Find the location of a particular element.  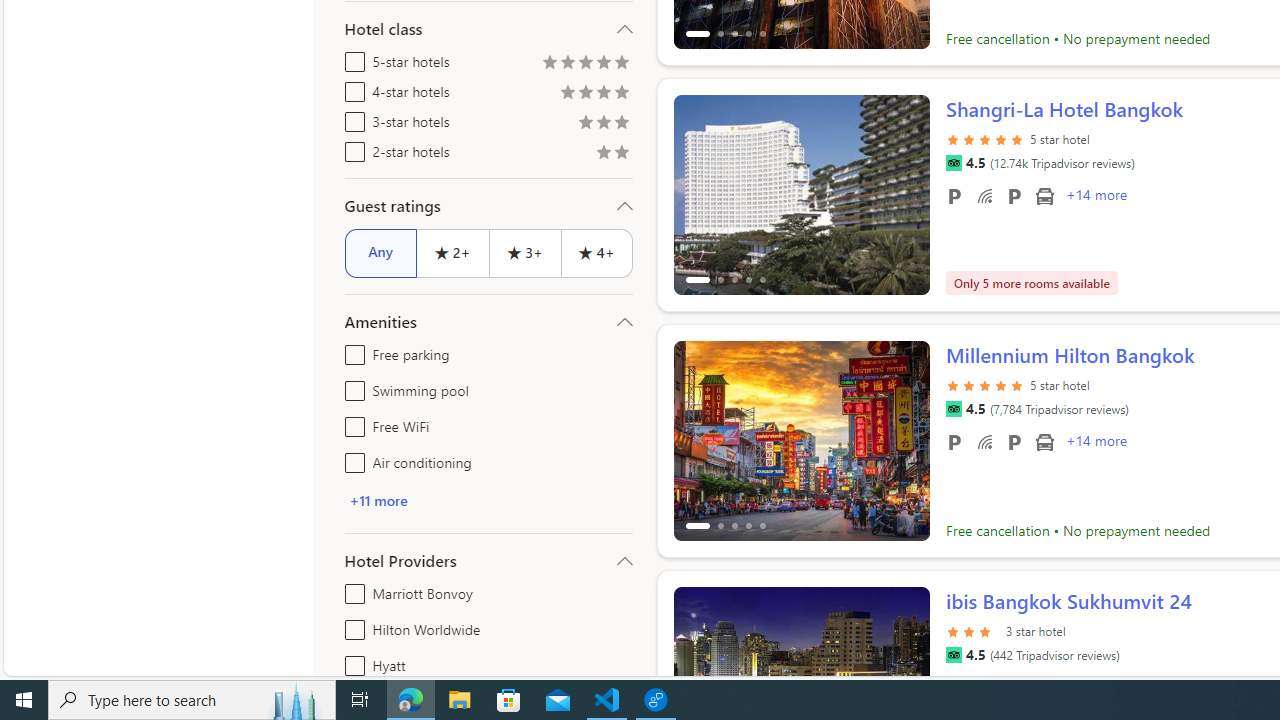

'3+' is located at coordinates (524, 252).